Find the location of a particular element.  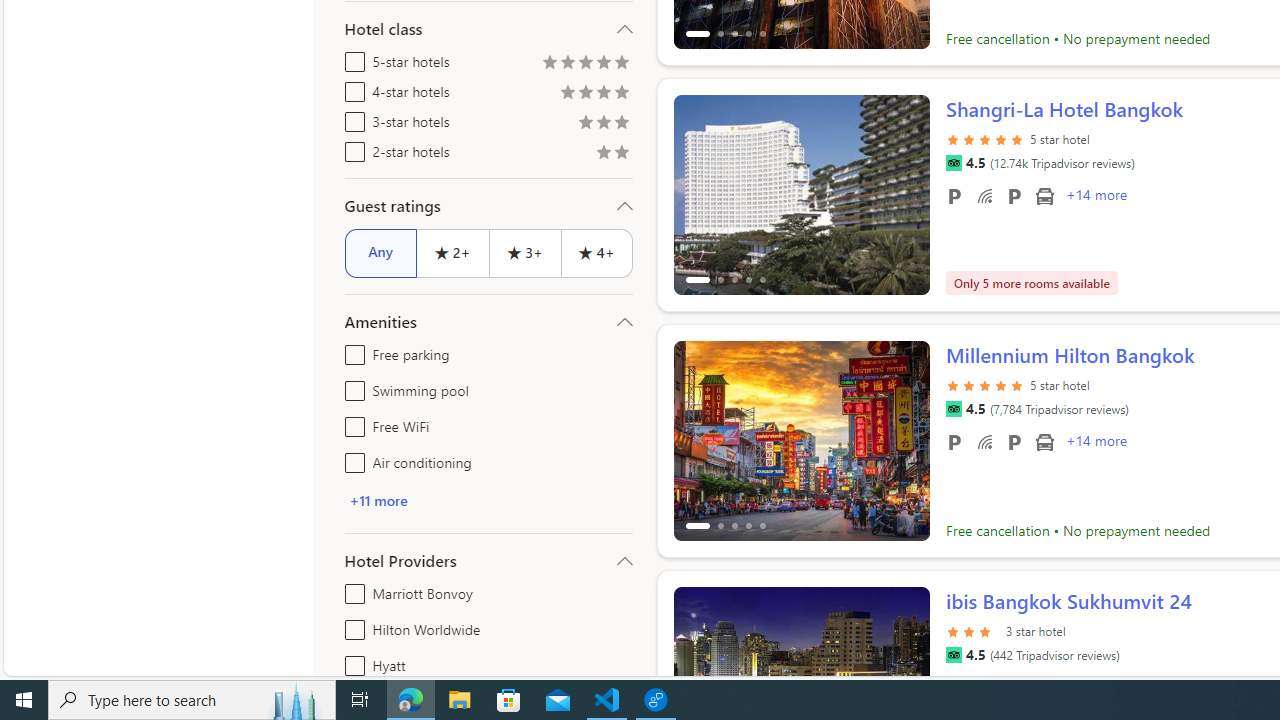

'3+' is located at coordinates (524, 252).